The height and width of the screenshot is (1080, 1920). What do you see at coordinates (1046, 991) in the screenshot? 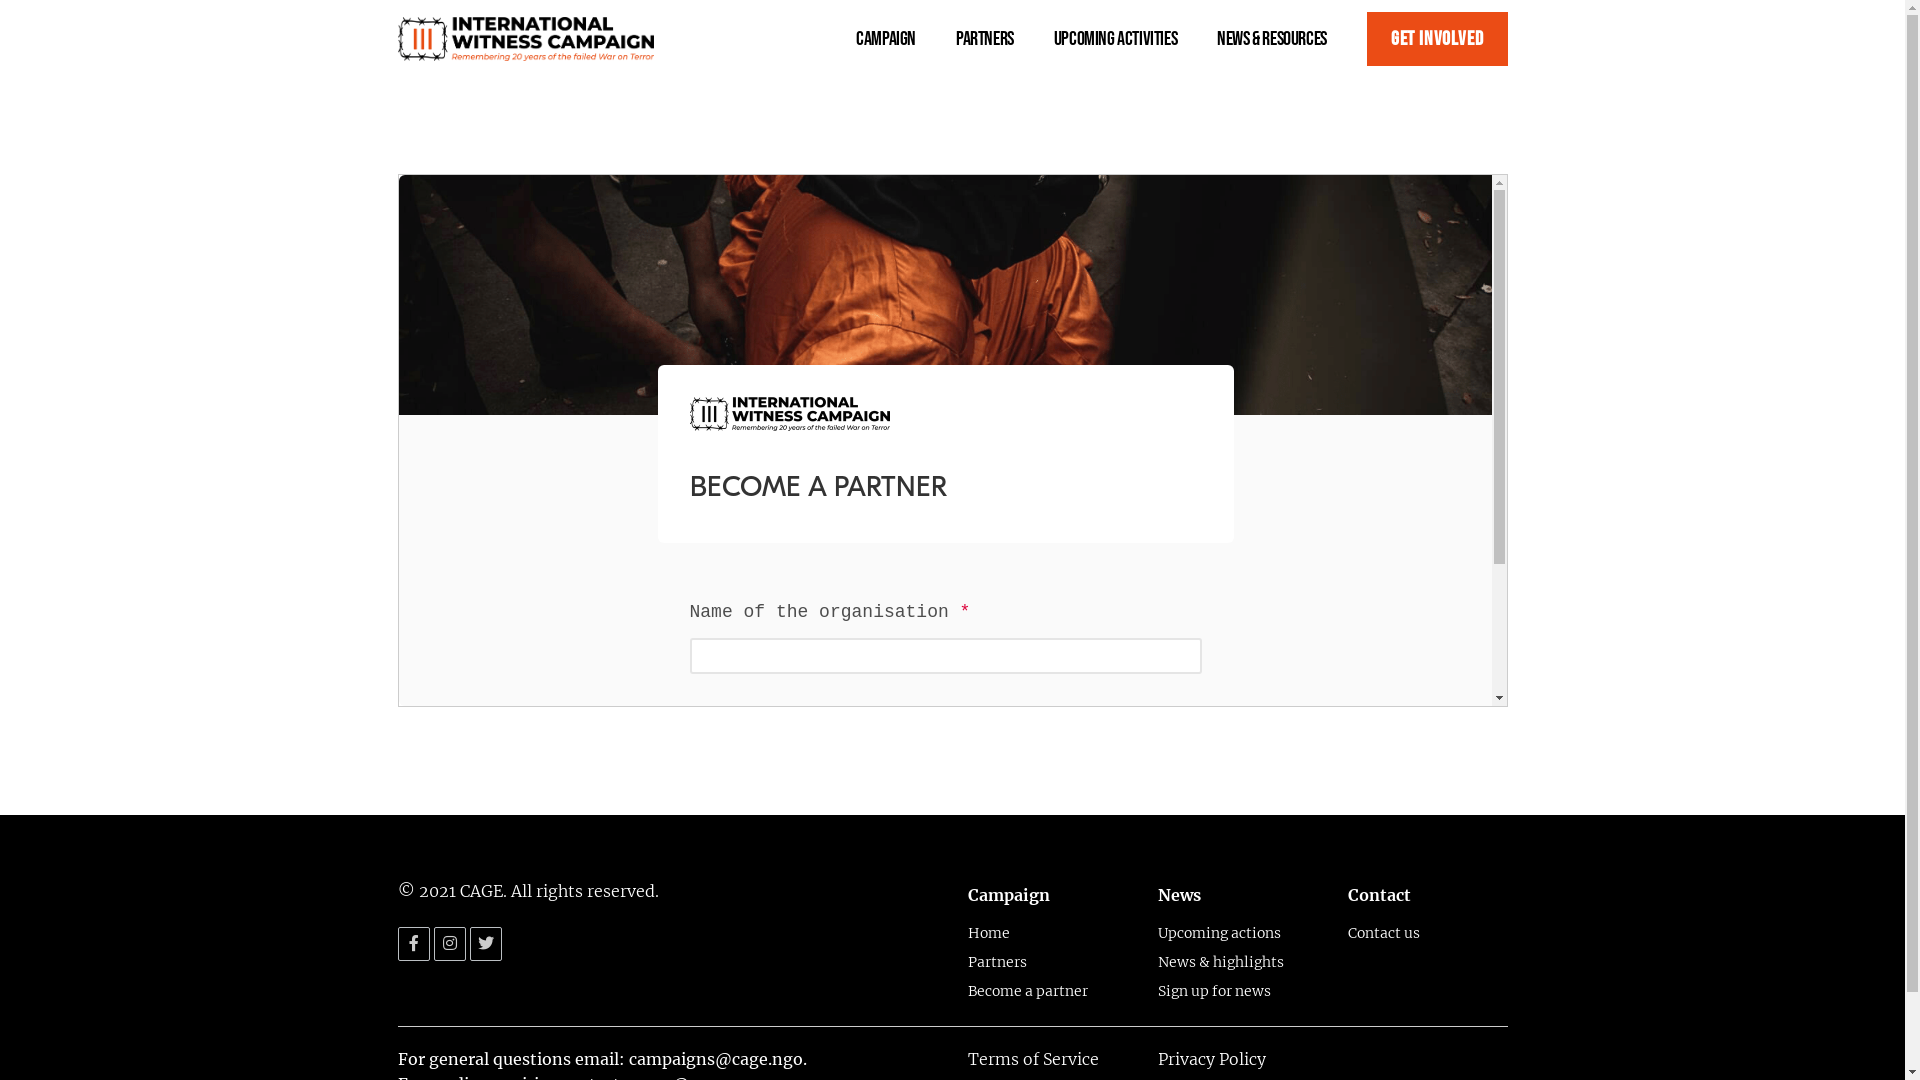
I see `'Become a partner'` at bounding box center [1046, 991].